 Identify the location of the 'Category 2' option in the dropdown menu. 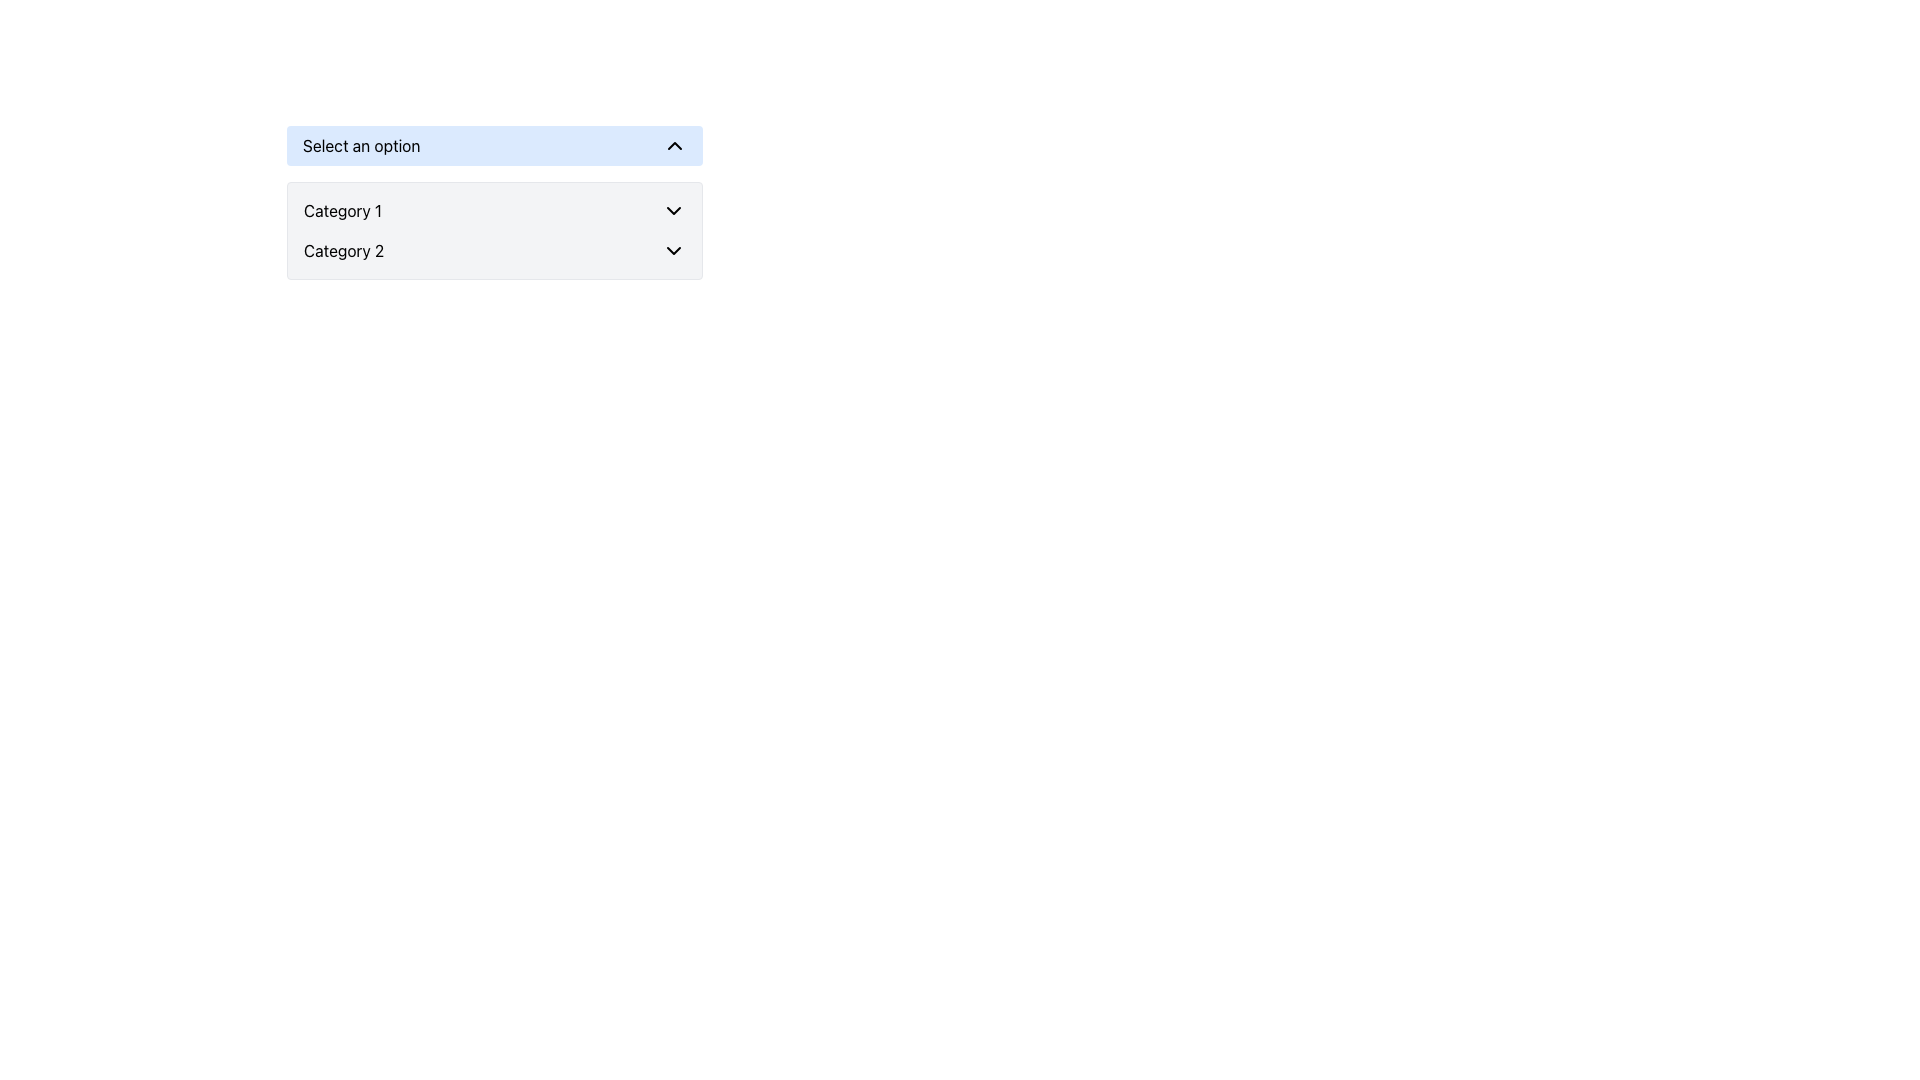
(494, 249).